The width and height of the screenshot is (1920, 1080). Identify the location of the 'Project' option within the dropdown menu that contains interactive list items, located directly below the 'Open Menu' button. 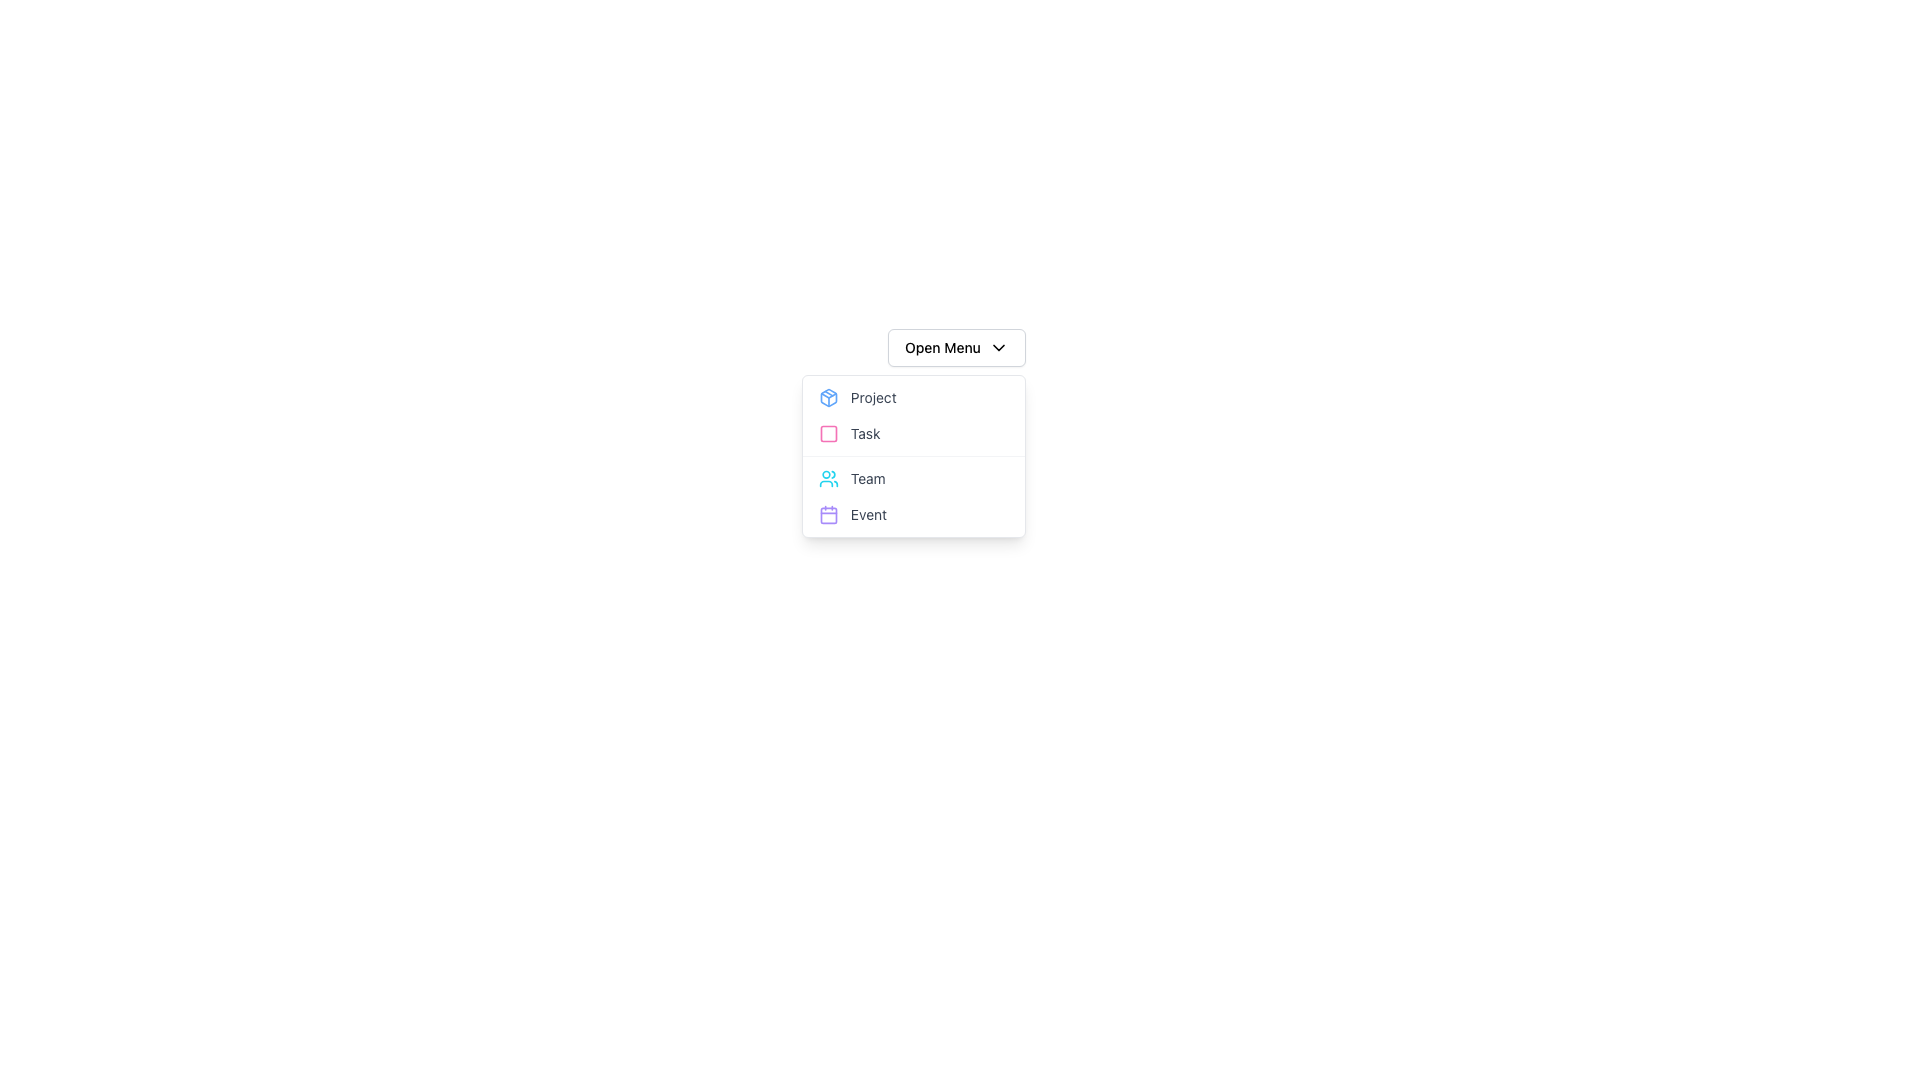
(912, 415).